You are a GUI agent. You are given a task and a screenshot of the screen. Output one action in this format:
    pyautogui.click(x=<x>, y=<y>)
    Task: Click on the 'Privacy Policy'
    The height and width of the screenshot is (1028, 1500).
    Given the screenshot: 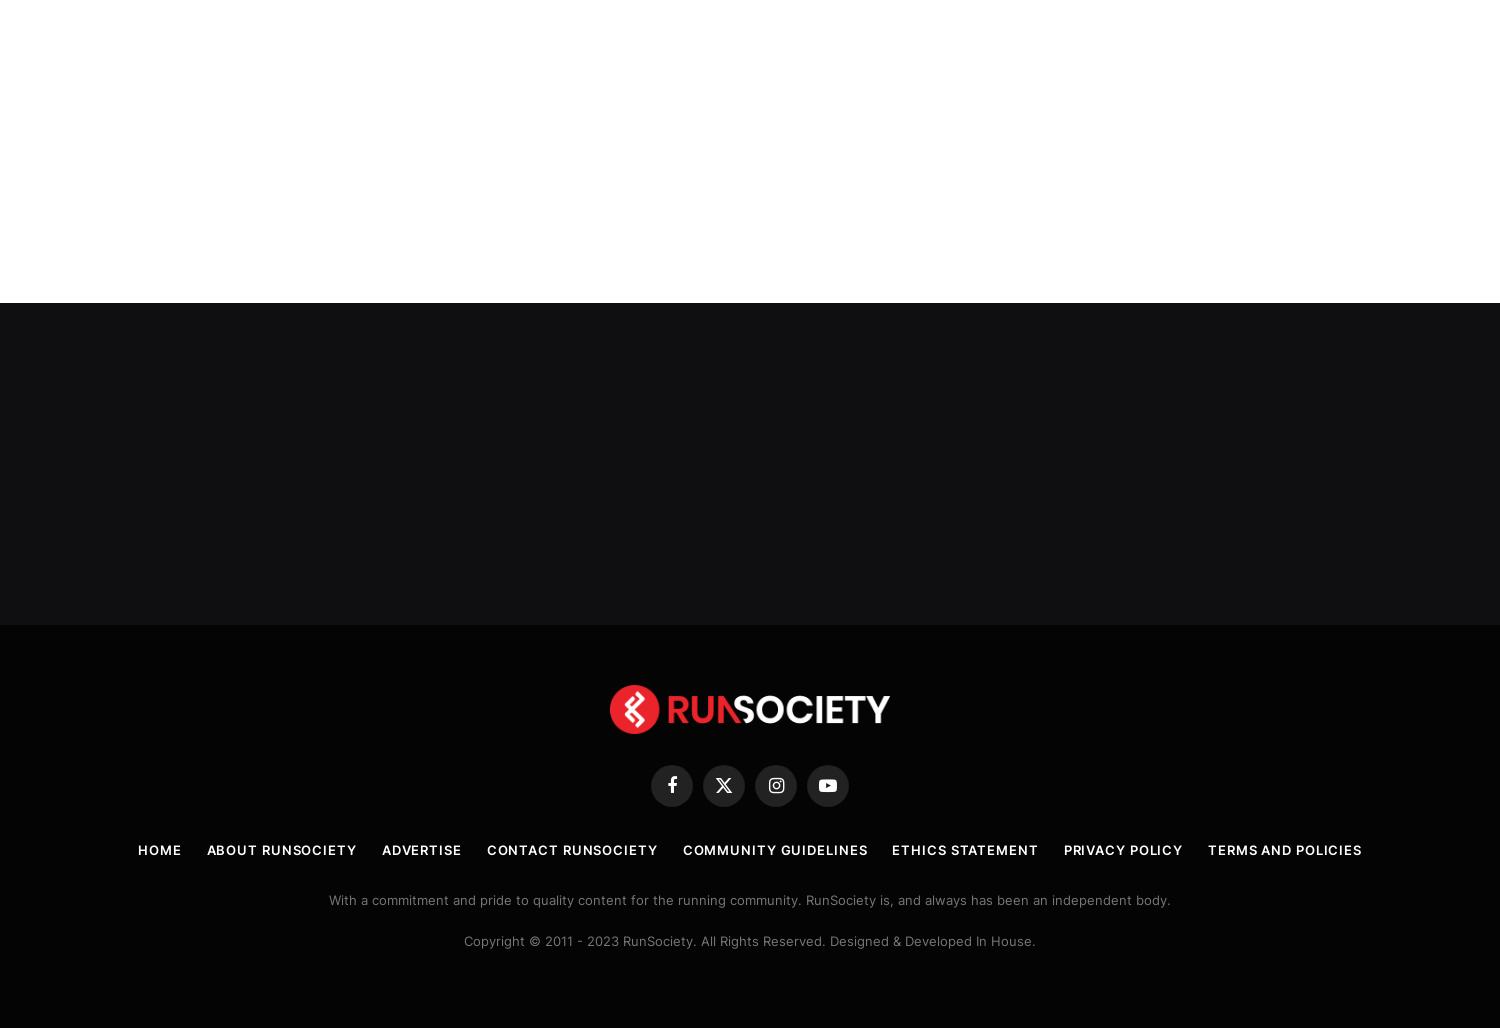 What is the action you would take?
    pyautogui.click(x=1122, y=846)
    